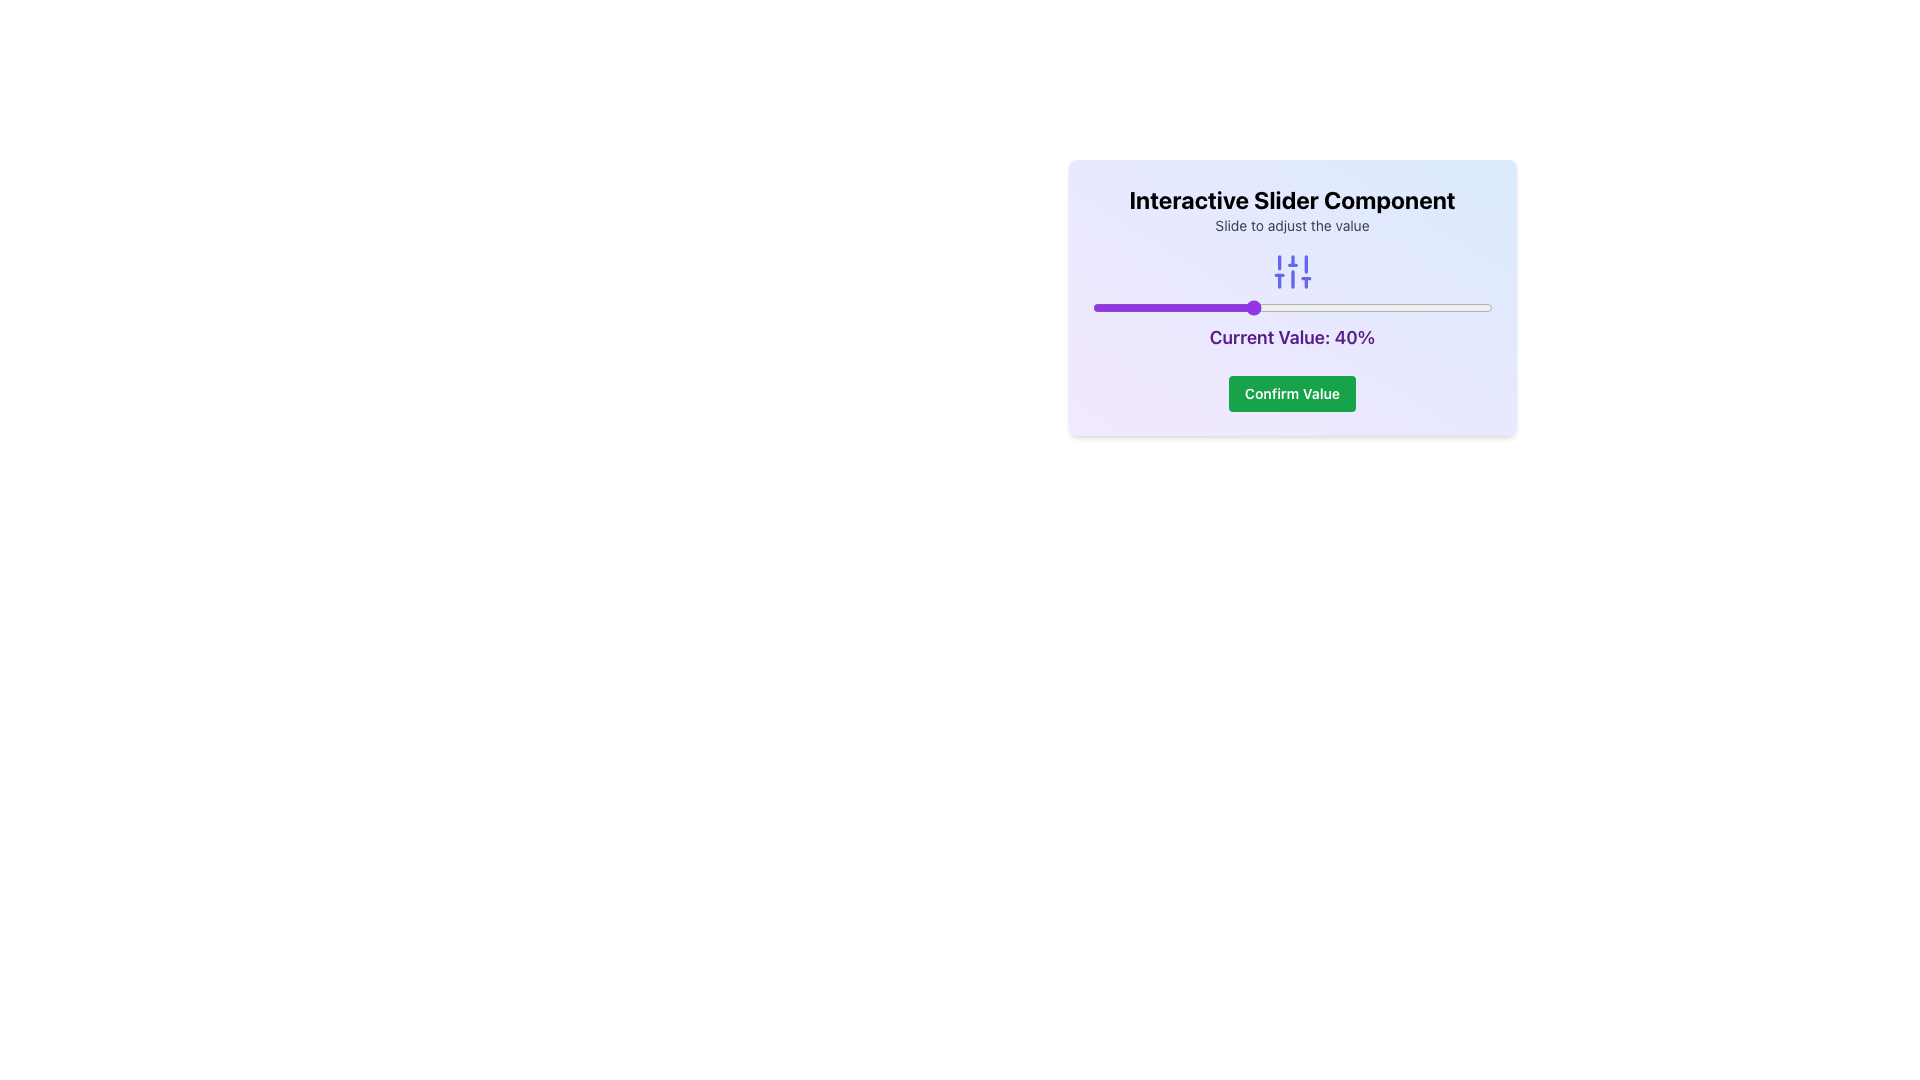 This screenshot has height=1080, width=1920. I want to click on the slider value, so click(1251, 308).